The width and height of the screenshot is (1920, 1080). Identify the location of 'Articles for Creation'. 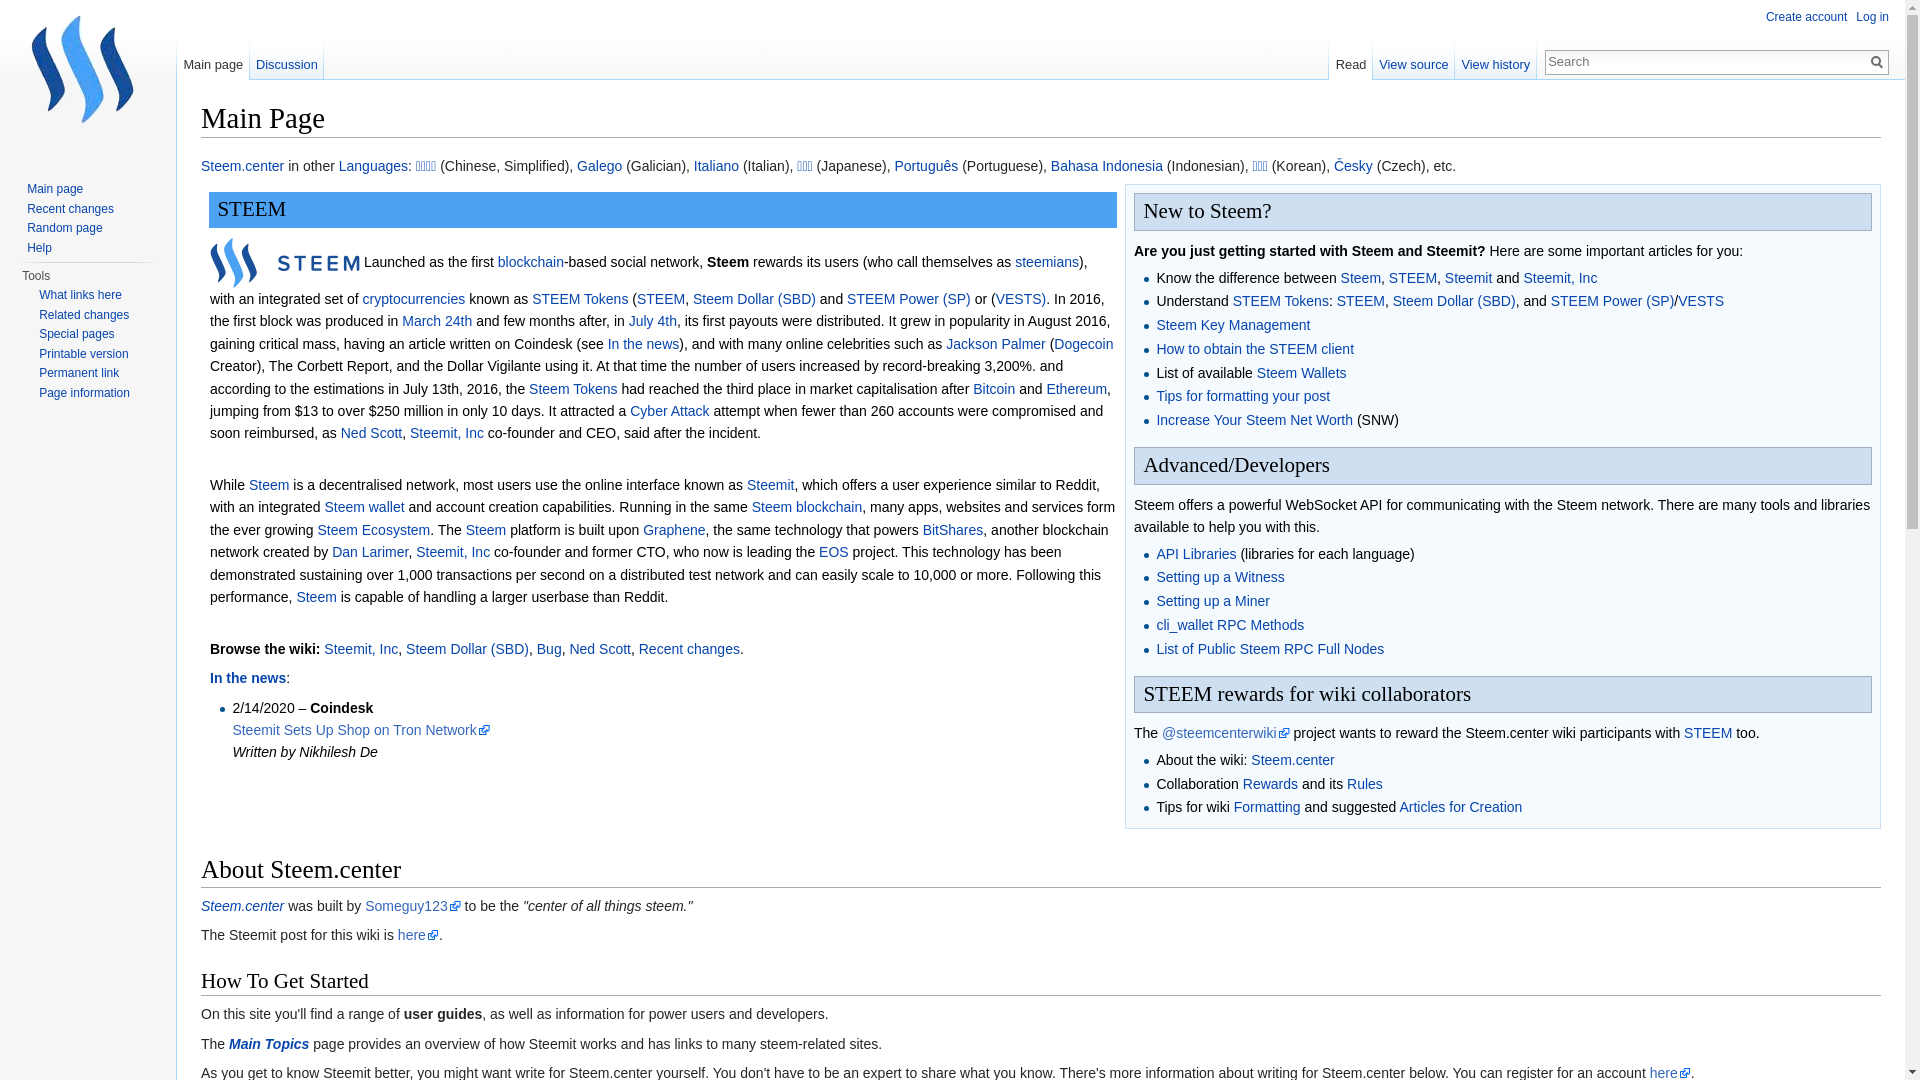
(1460, 805).